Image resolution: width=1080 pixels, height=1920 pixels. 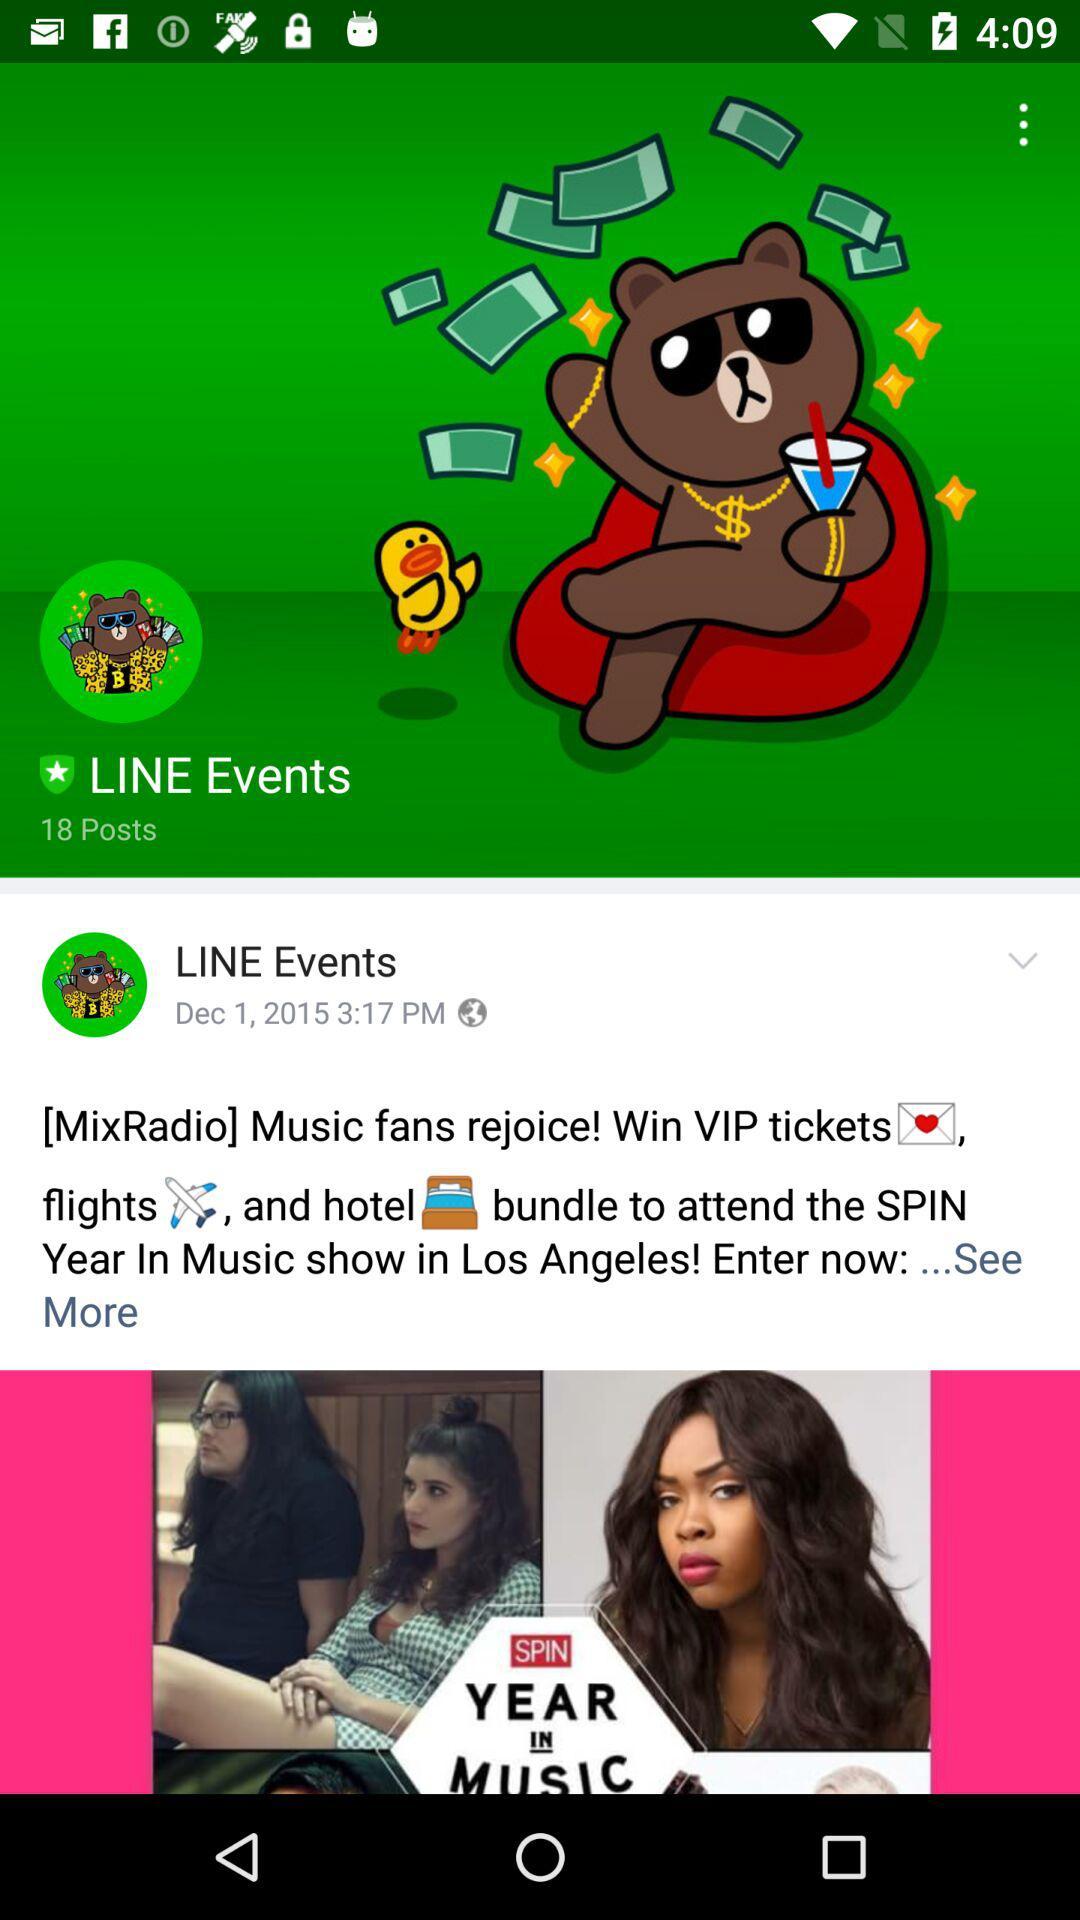 I want to click on the text top right corner, so click(x=1017, y=124).